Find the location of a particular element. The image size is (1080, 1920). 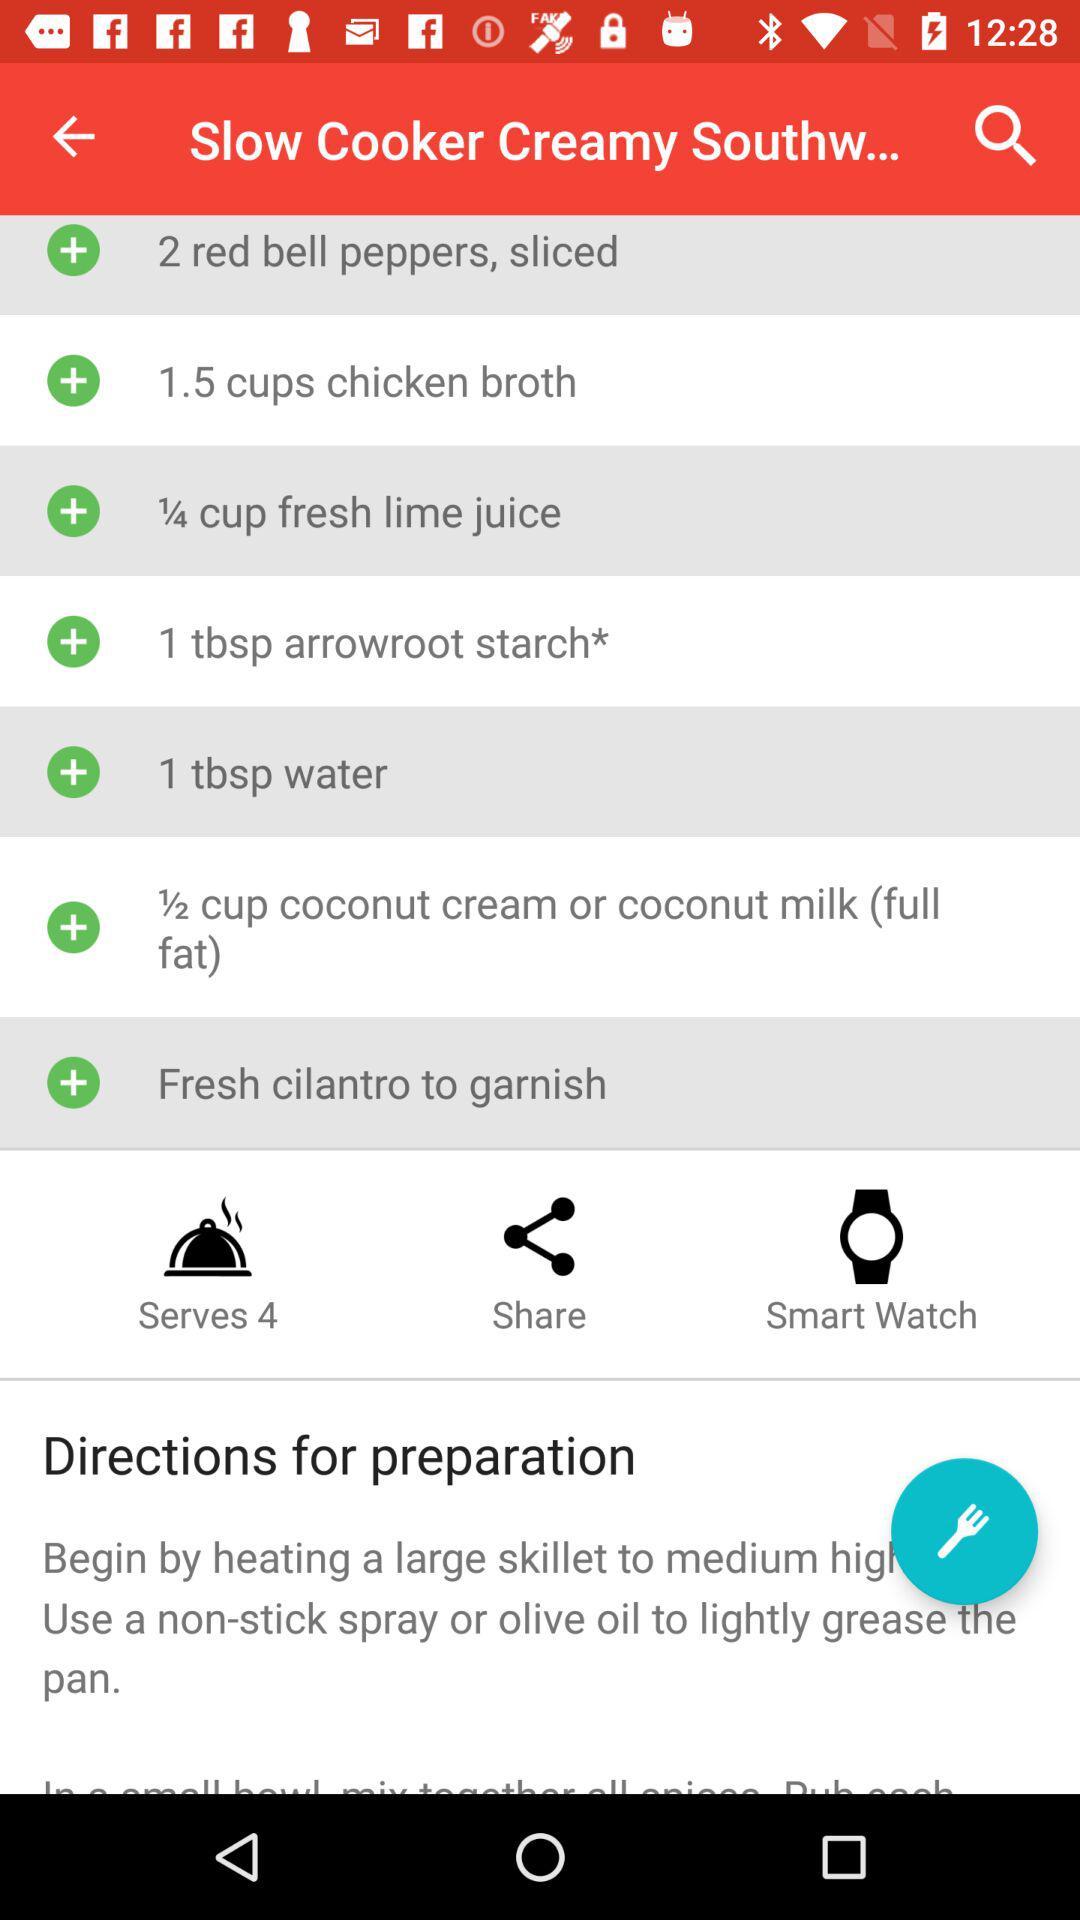

the item to the right of the slow cooker creamy icon is located at coordinates (1006, 135).